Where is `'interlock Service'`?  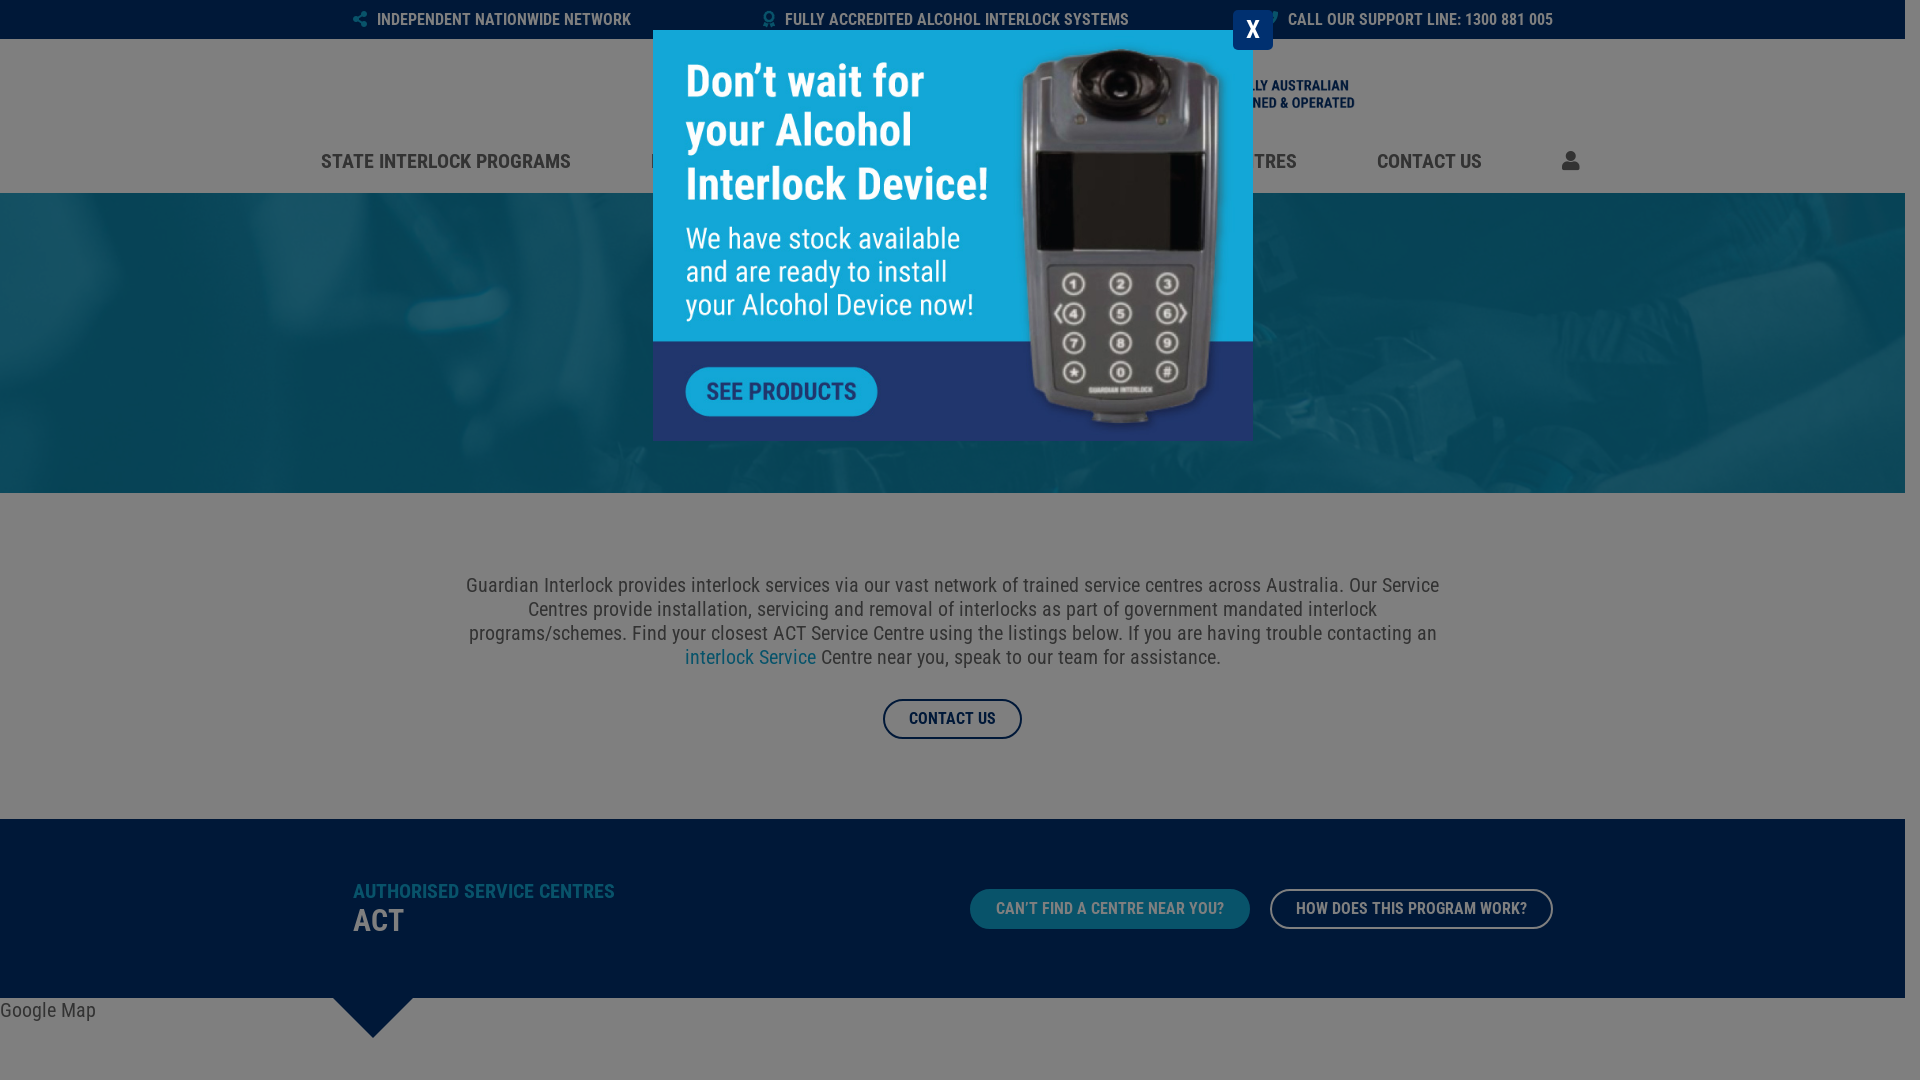
'interlock Service' is located at coordinates (684, 656).